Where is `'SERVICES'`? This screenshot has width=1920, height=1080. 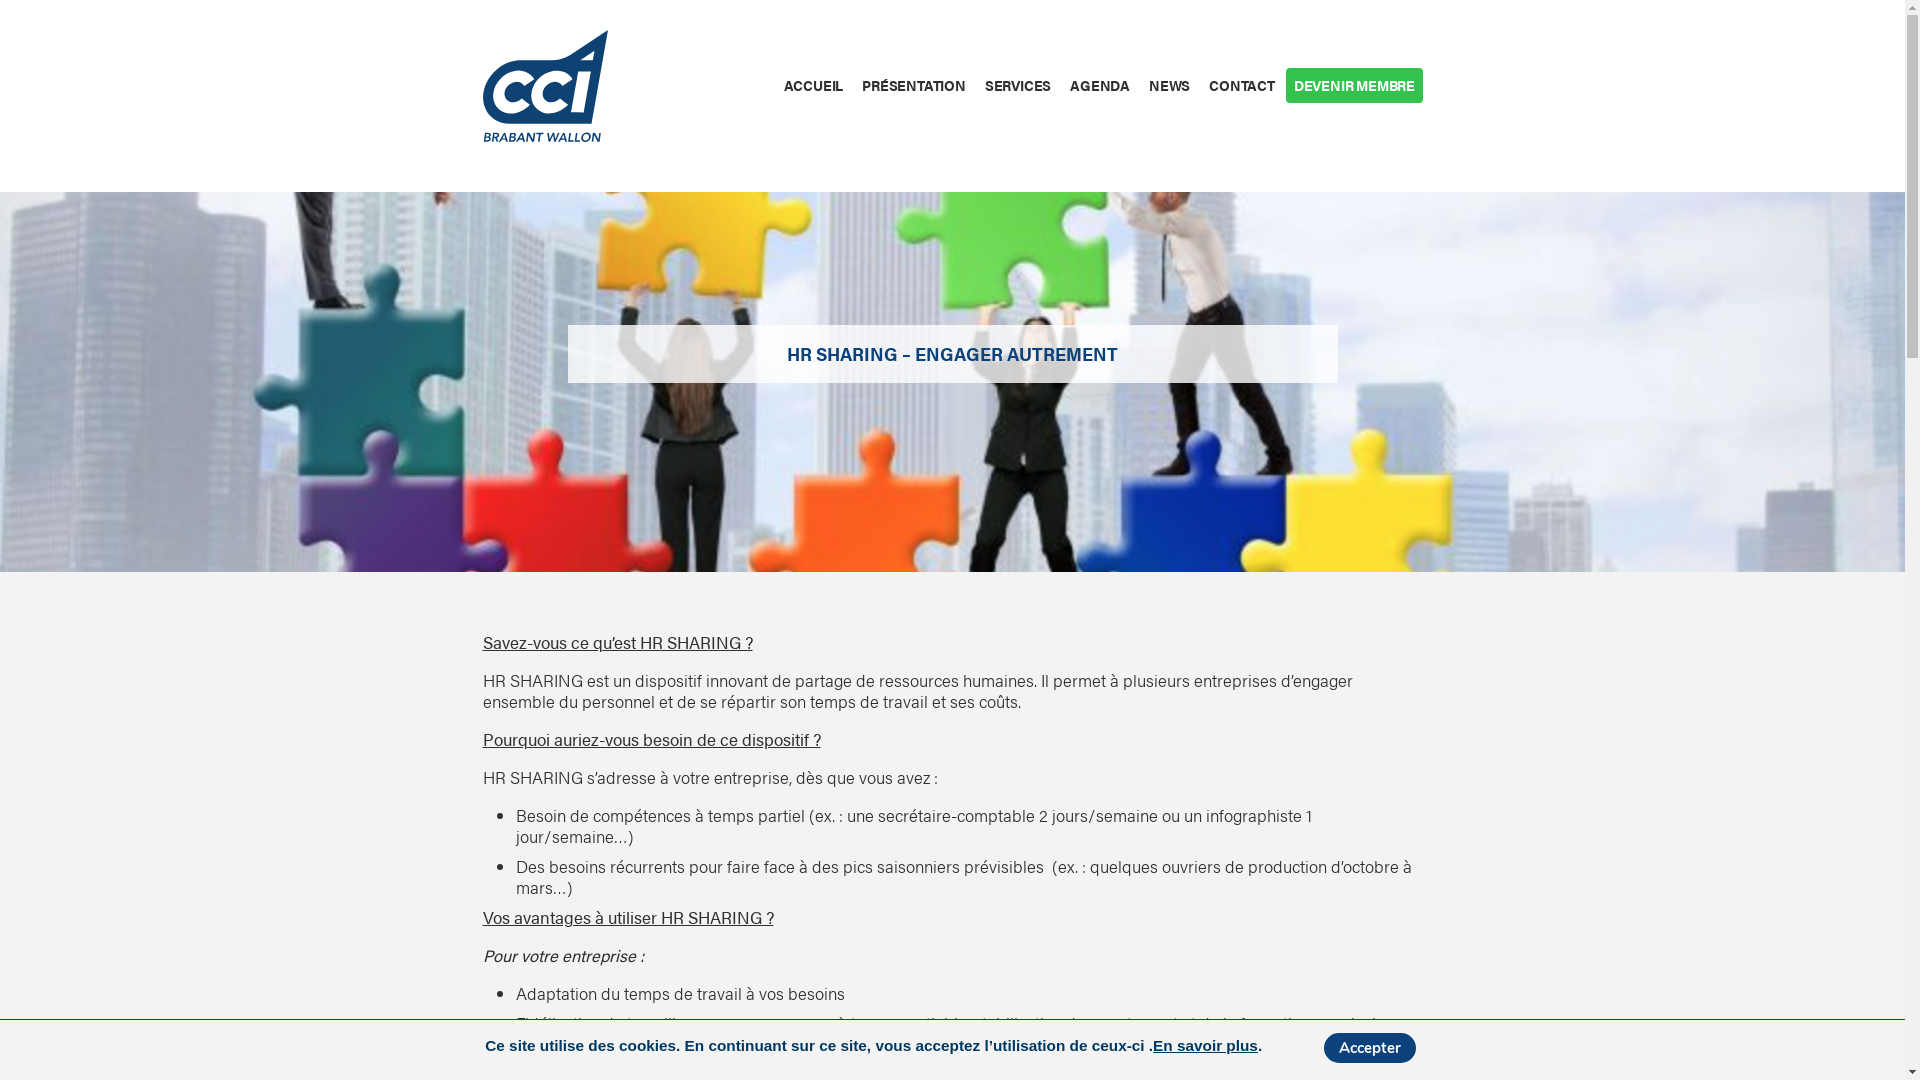
'SERVICES' is located at coordinates (1017, 84).